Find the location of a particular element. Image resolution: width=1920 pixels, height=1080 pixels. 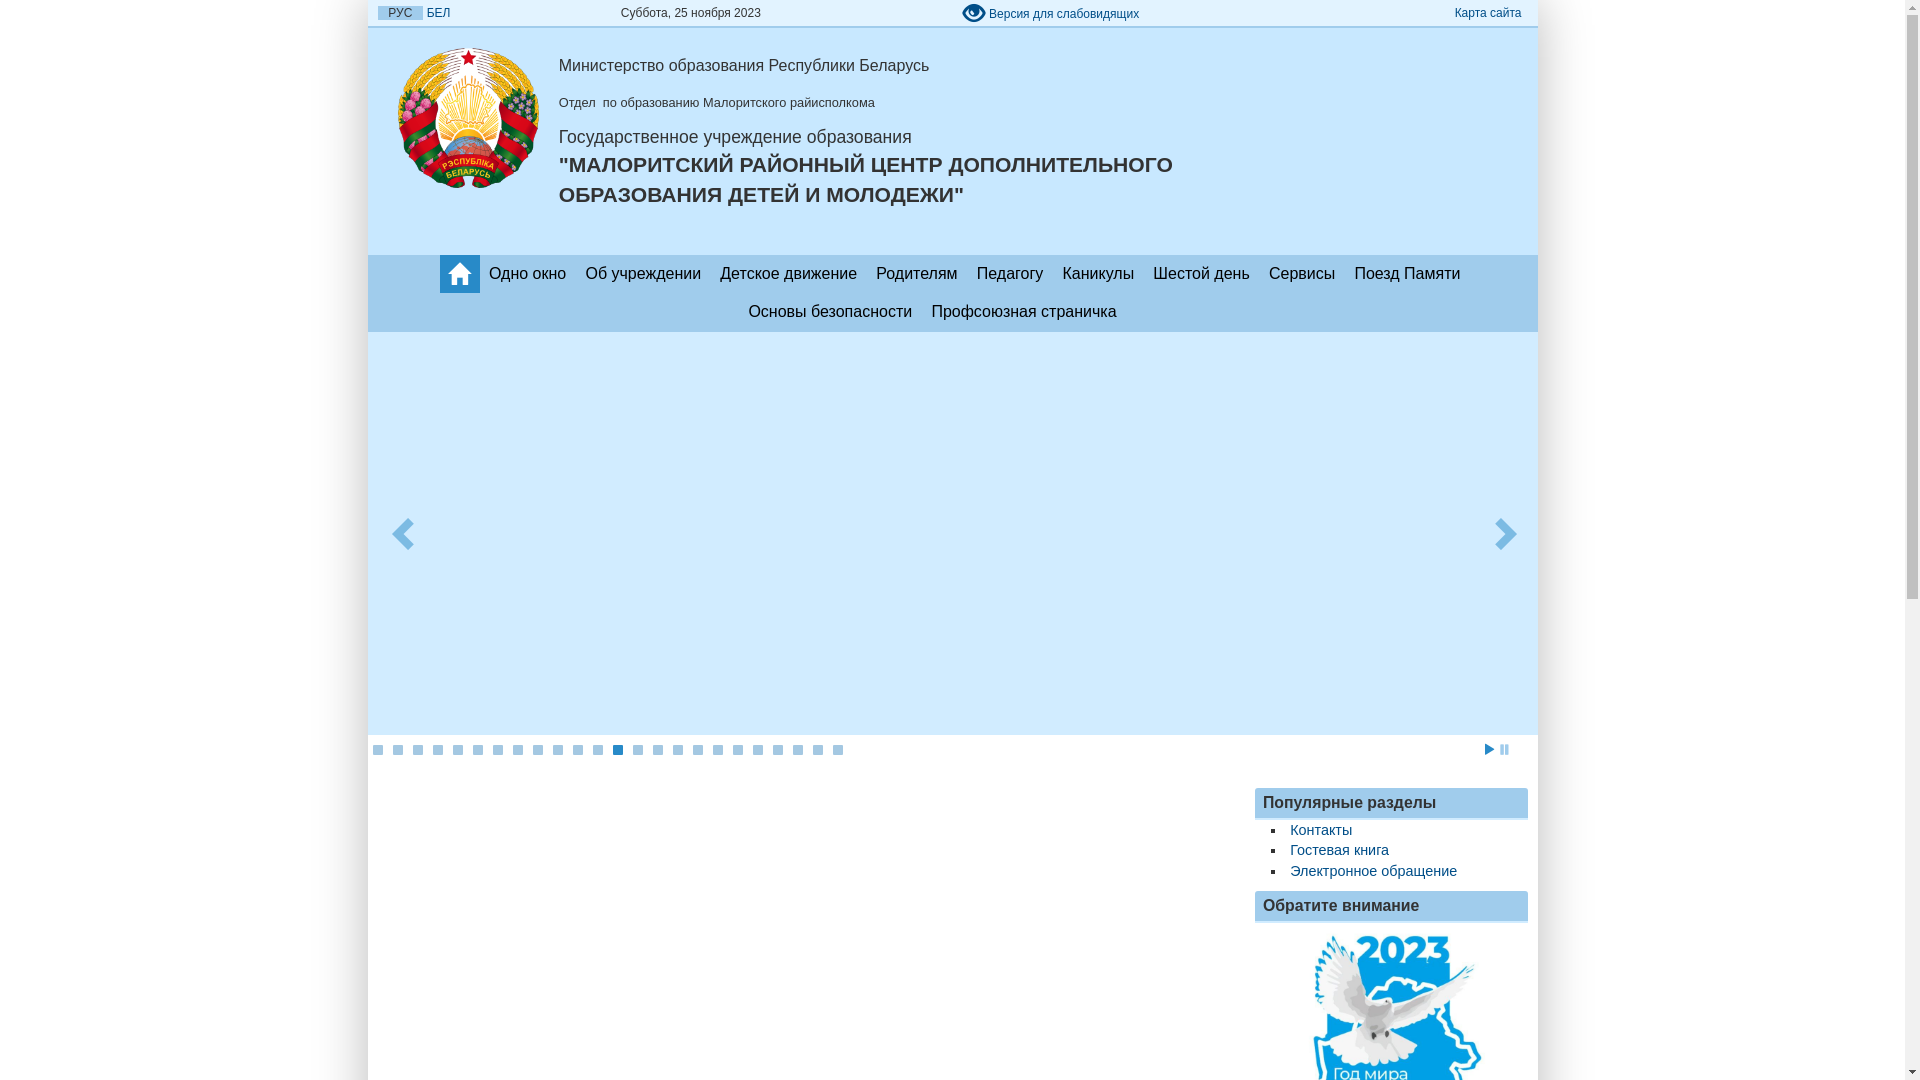

'18' is located at coordinates (716, 749).